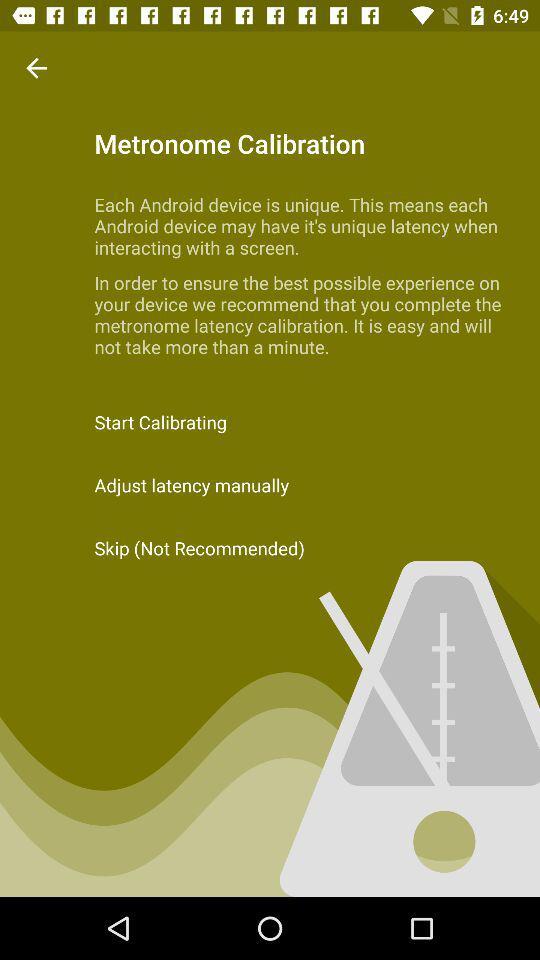 The image size is (540, 960). What do you see at coordinates (270, 548) in the screenshot?
I see `the skip (not recommended)` at bounding box center [270, 548].